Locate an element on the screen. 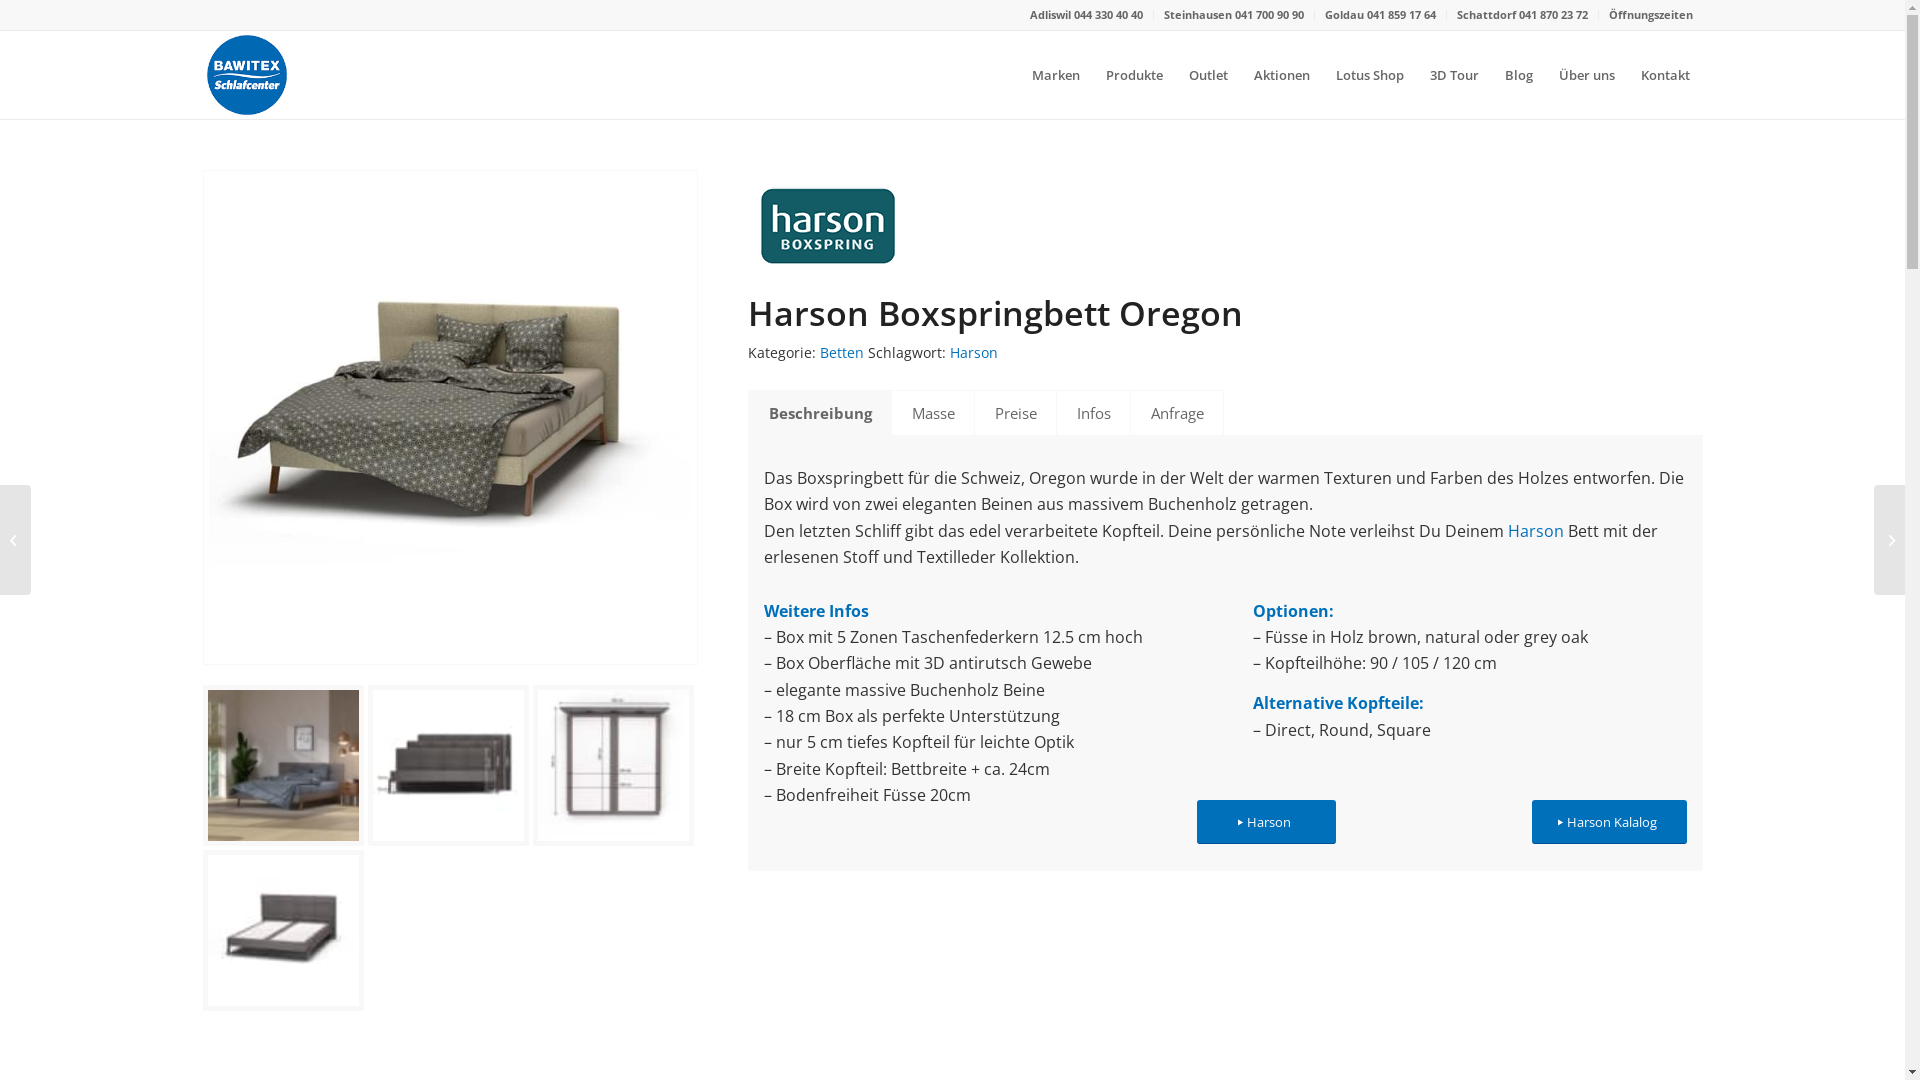 The height and width of the screenshot is (1080, 1920). 'Adliswil' is located at coordinates (1050, 14).